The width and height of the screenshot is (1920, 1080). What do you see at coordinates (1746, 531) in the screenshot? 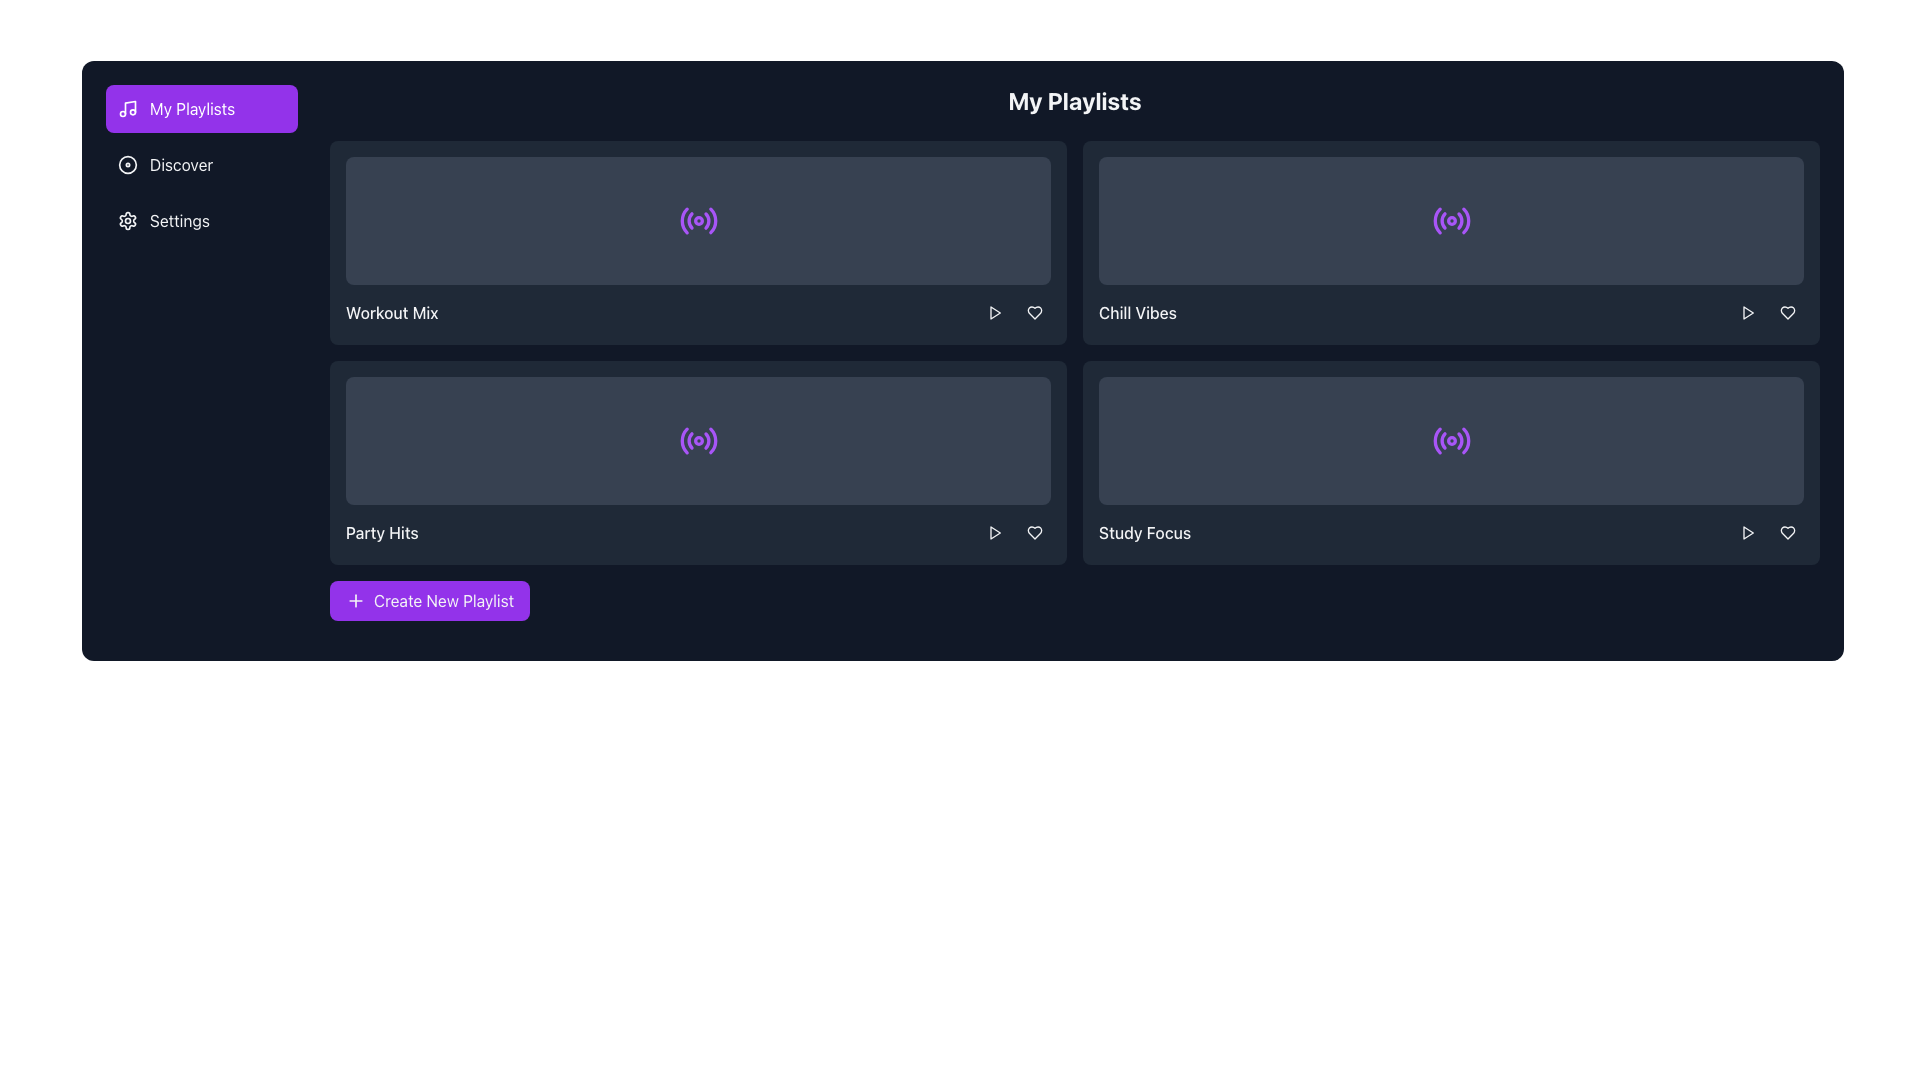
I see `the play icon button located at the bottom-right corner of the 'Study Focus' playlist card` at bounding box center [1746, 531].